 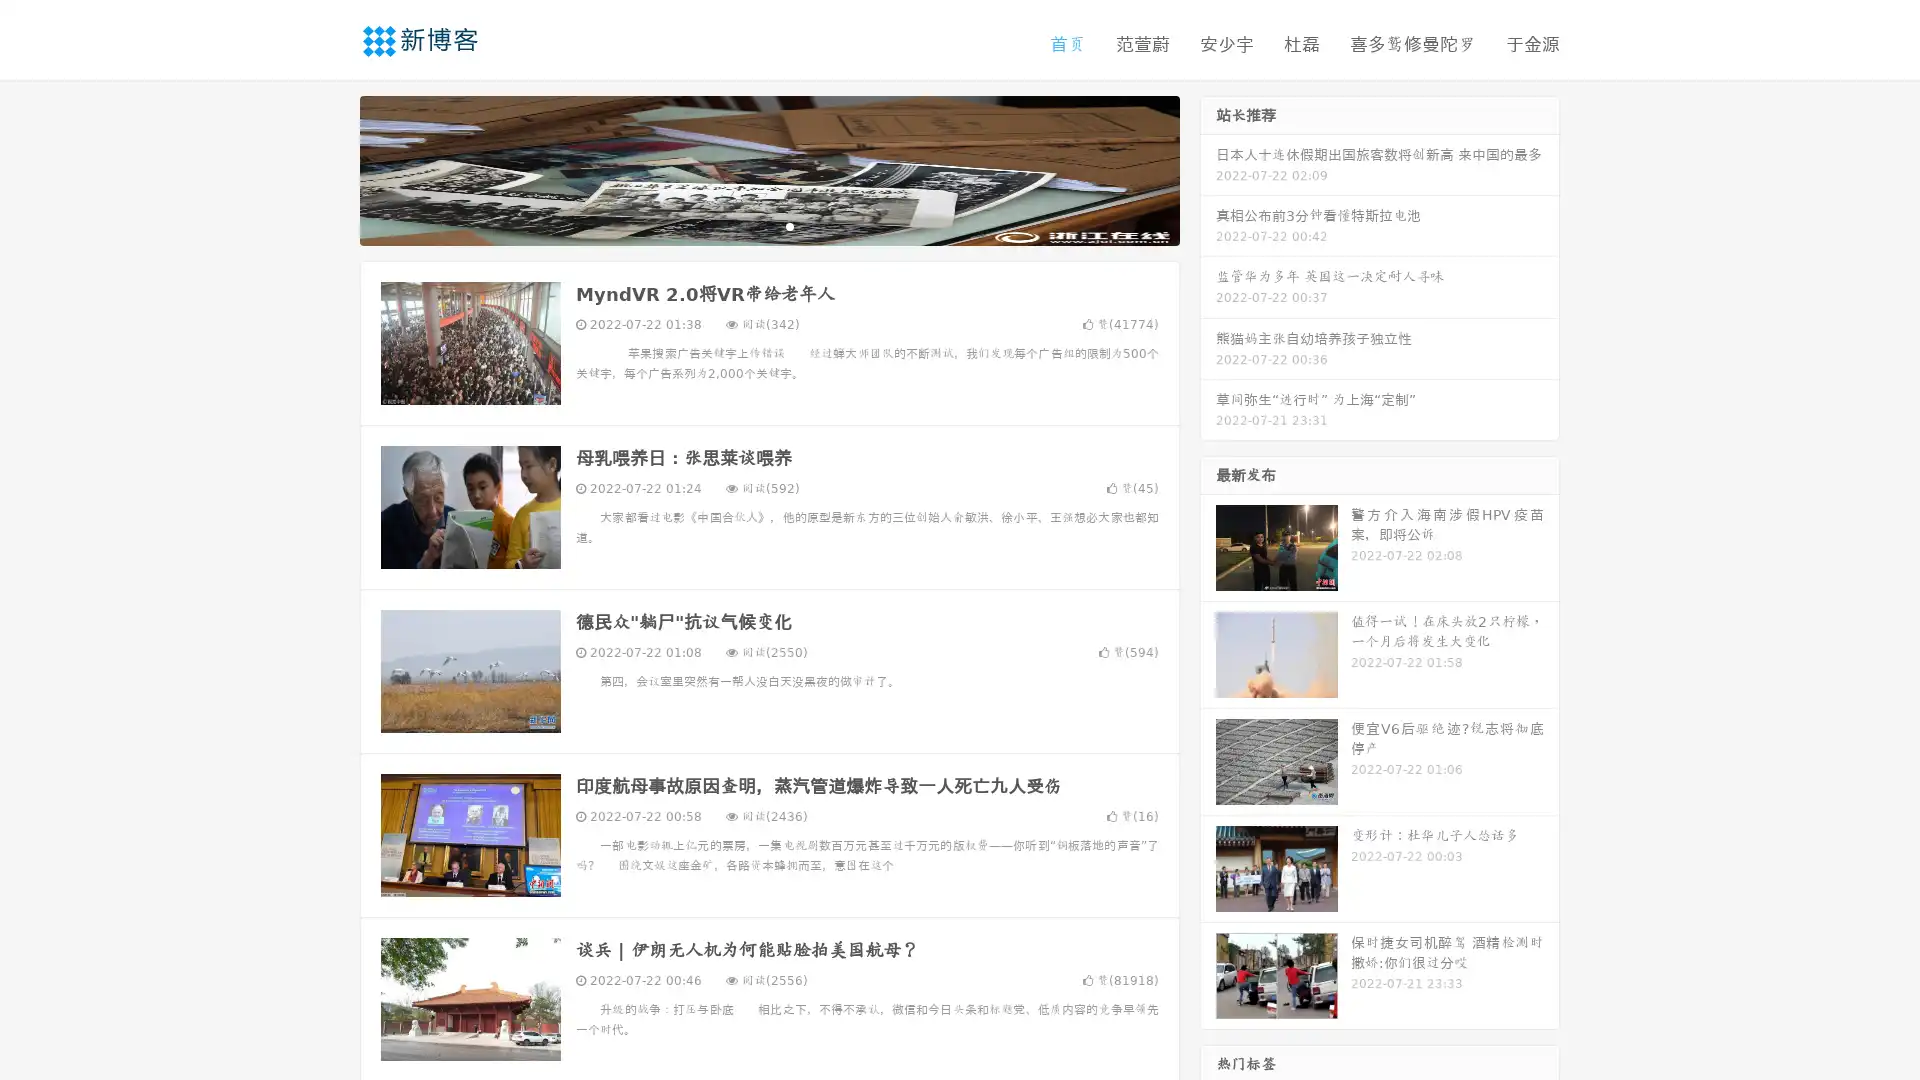 What do you see at coordinates (330, 168) in the screenshot?
I see `Previous slide` at bounding box center [330, 168].